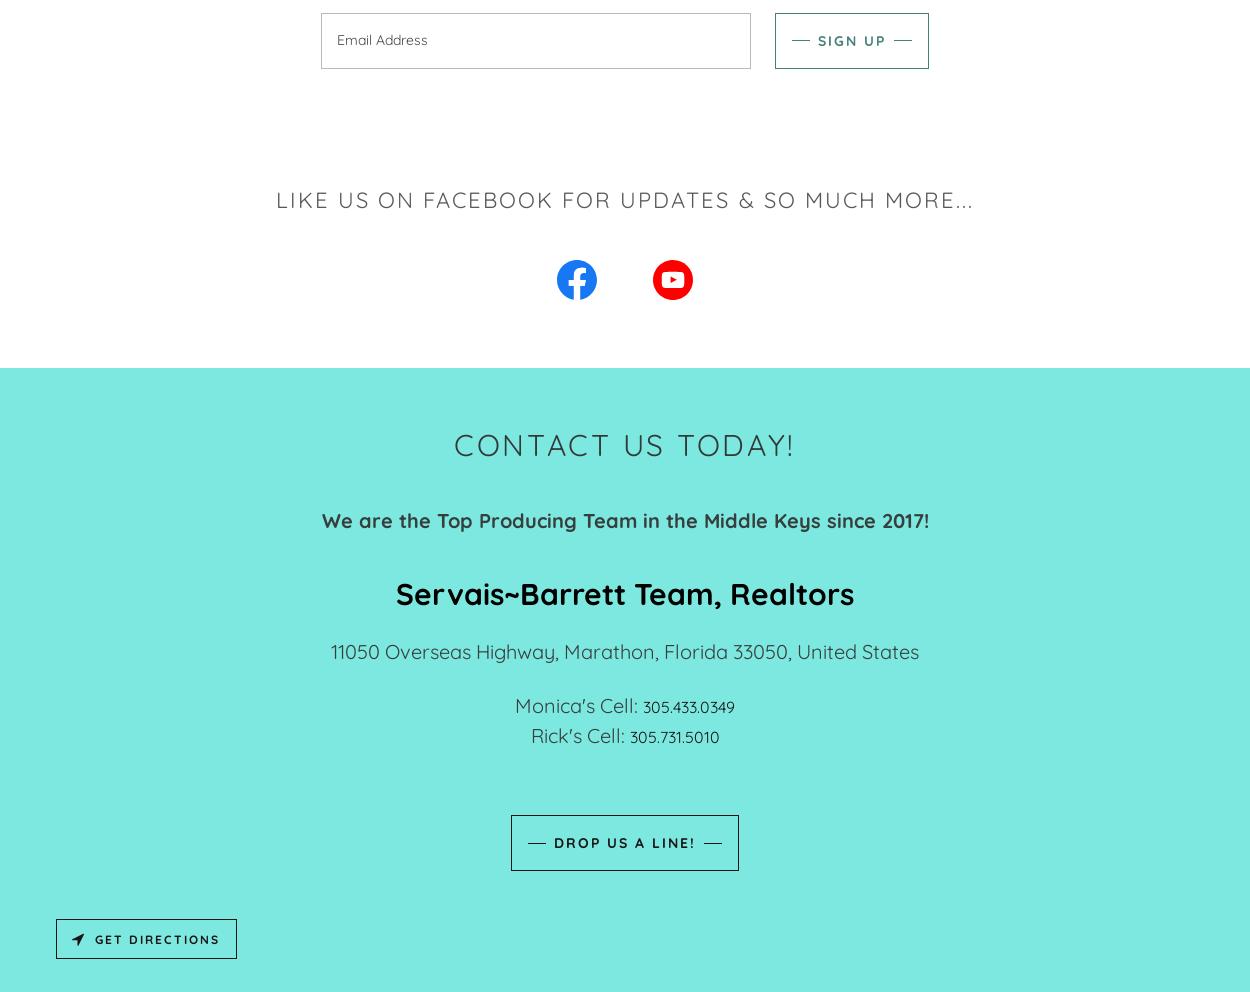 The width and height of the screenshot is (1250, 992). Describe the element at coordinates (625, 592) in the screenshot. I see `'Servais~Barrett Team, Realtors'` at that location.